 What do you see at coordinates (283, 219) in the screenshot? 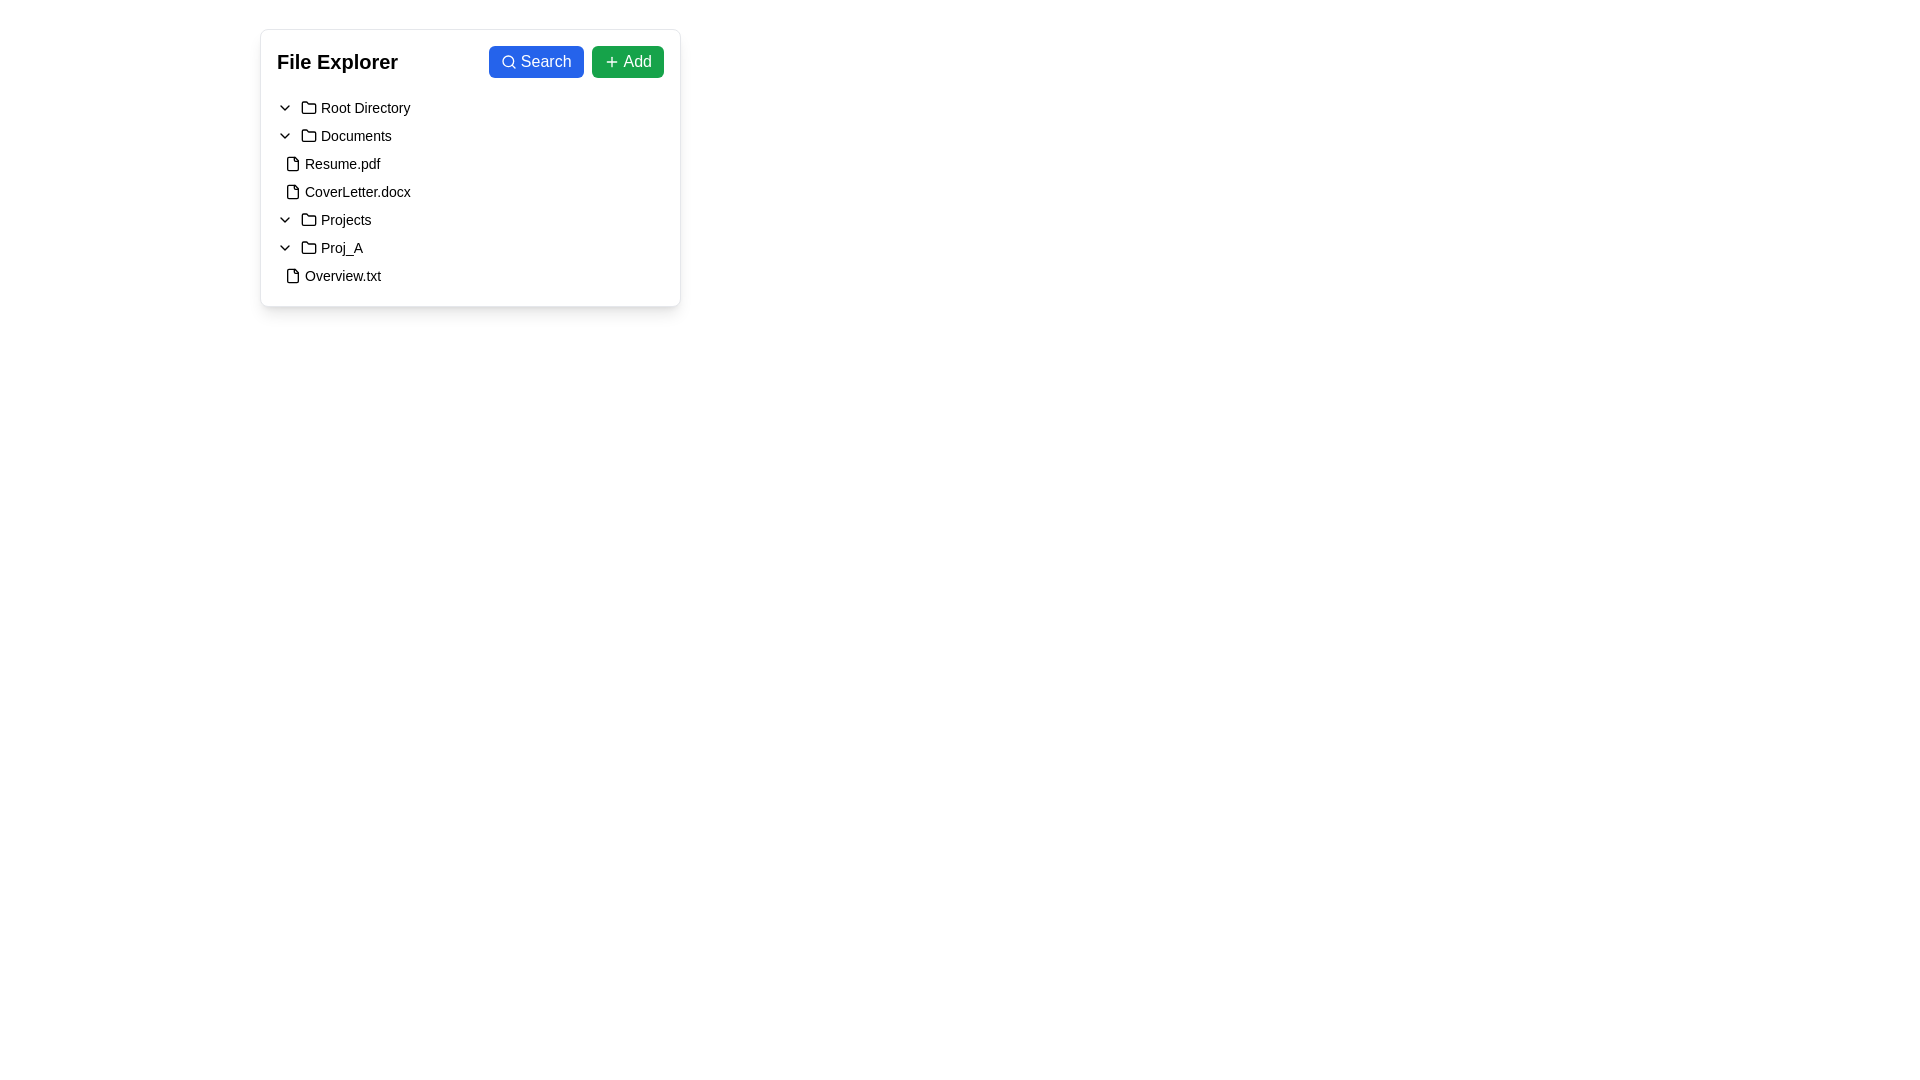
I see `the downwards-pointing chevron icon located to the left of the 'Projects' label in the file explorer interface` at bounding box center [283, 219].